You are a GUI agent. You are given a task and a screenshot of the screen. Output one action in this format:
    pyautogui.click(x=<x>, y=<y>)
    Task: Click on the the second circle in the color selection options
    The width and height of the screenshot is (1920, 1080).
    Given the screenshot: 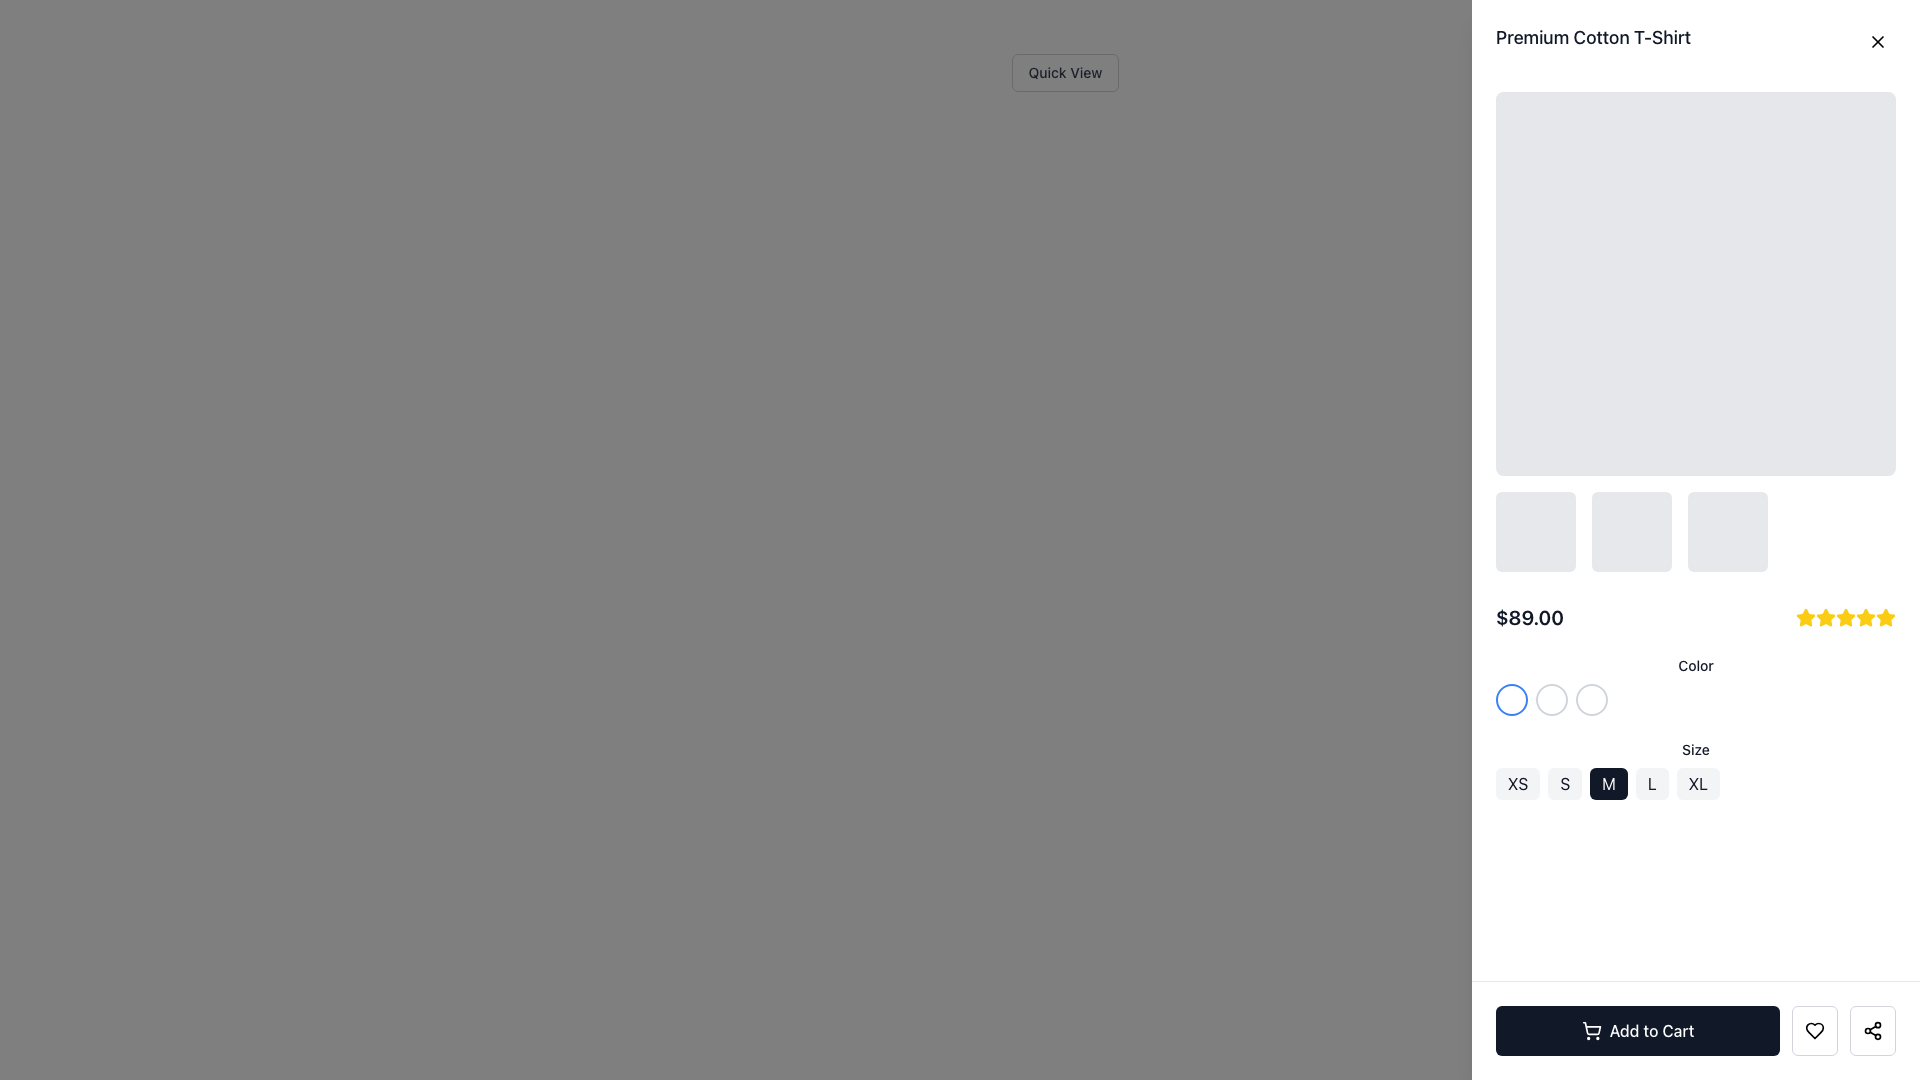 What is the action you would take?
    pyautogui.click(x=1550, y=698)
    